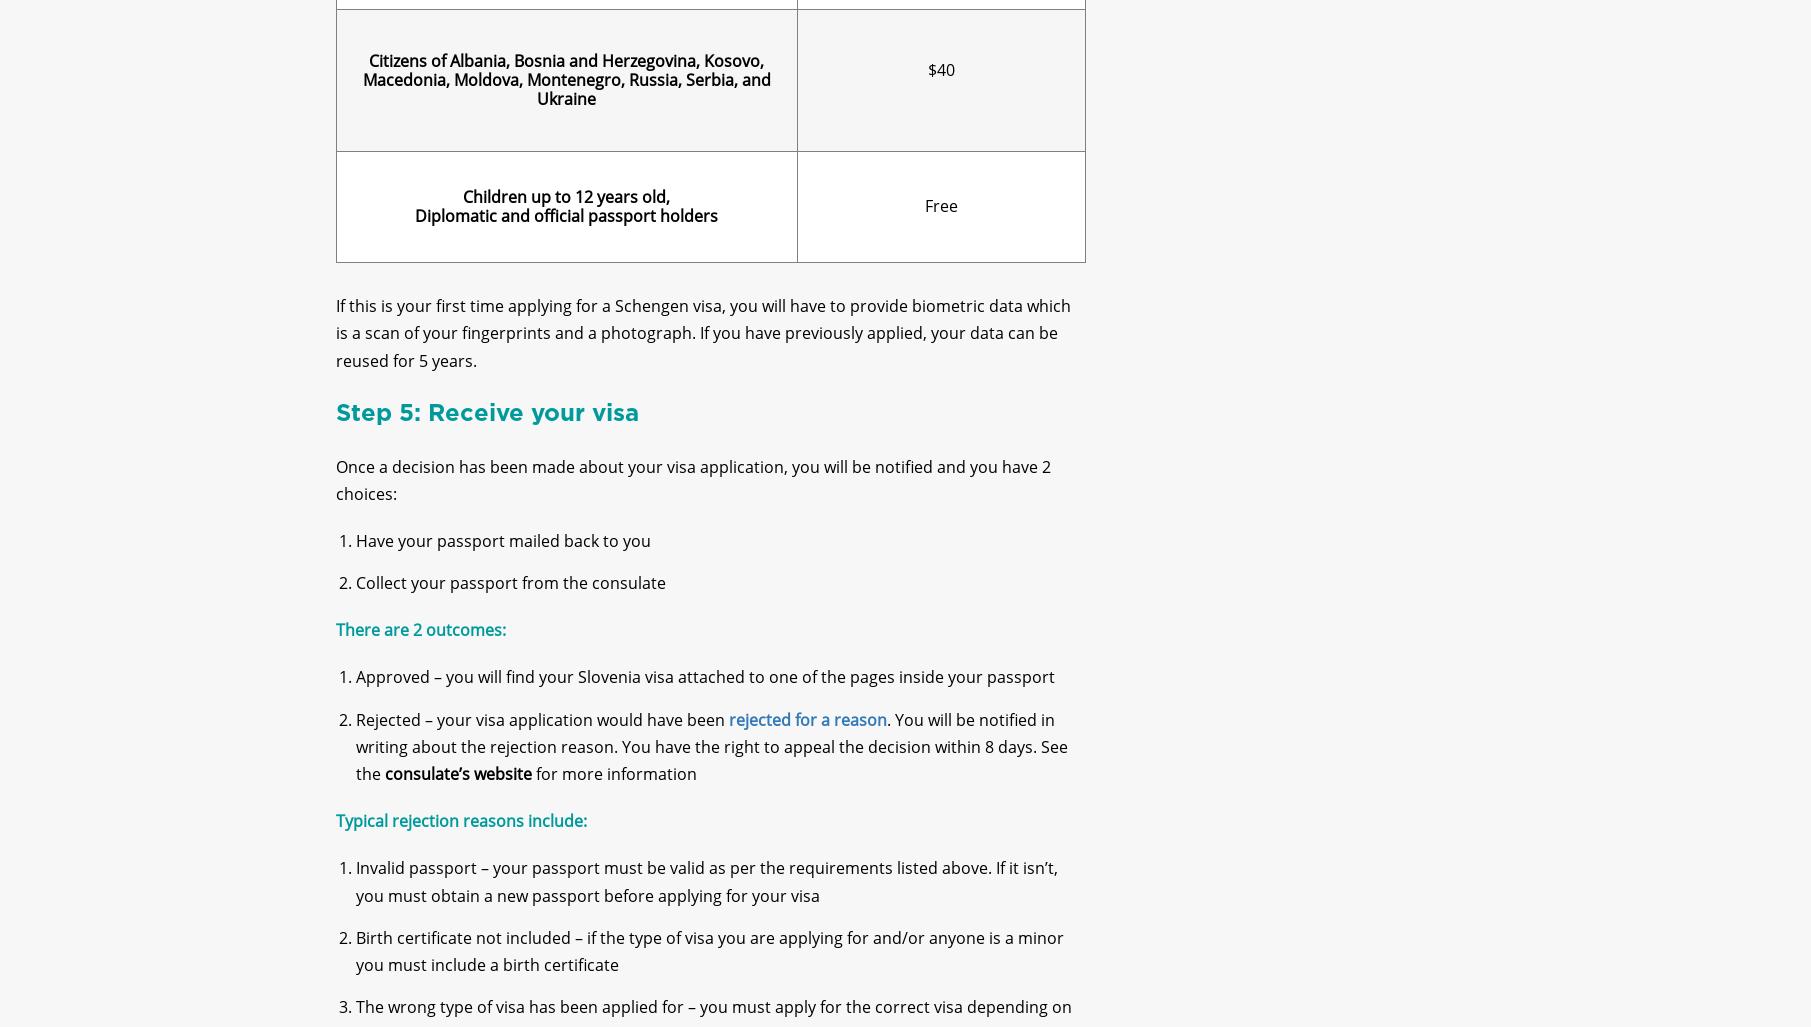 Image resolution: width=1811 pixels, height=1027 pixels. What do you see at coordinates (564, 95) in the screenshot?
I see `'Citizens of Albania, Bosnia and Herzegovina, Kosovo, Macedonia, Moldova, Montenegro, Russia, Serbia, and Ukraine'` at bounding box center [564, 95].